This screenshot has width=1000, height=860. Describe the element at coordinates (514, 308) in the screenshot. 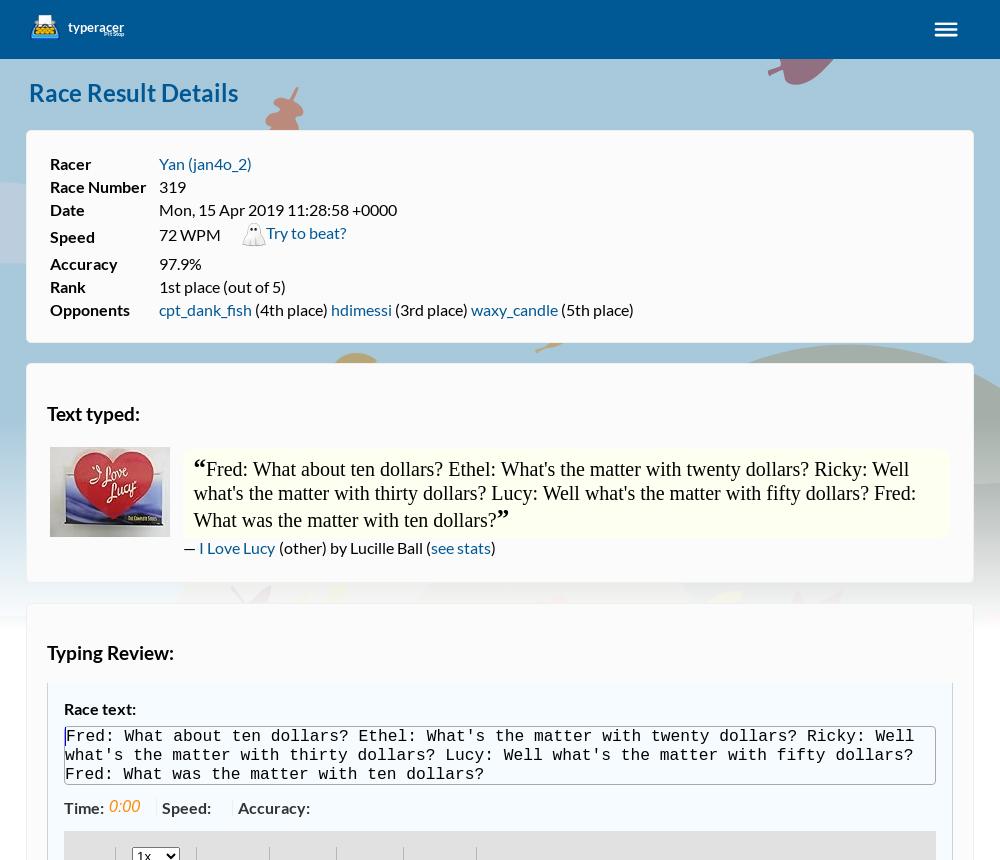

I see `'waxy_candle'` at that location.